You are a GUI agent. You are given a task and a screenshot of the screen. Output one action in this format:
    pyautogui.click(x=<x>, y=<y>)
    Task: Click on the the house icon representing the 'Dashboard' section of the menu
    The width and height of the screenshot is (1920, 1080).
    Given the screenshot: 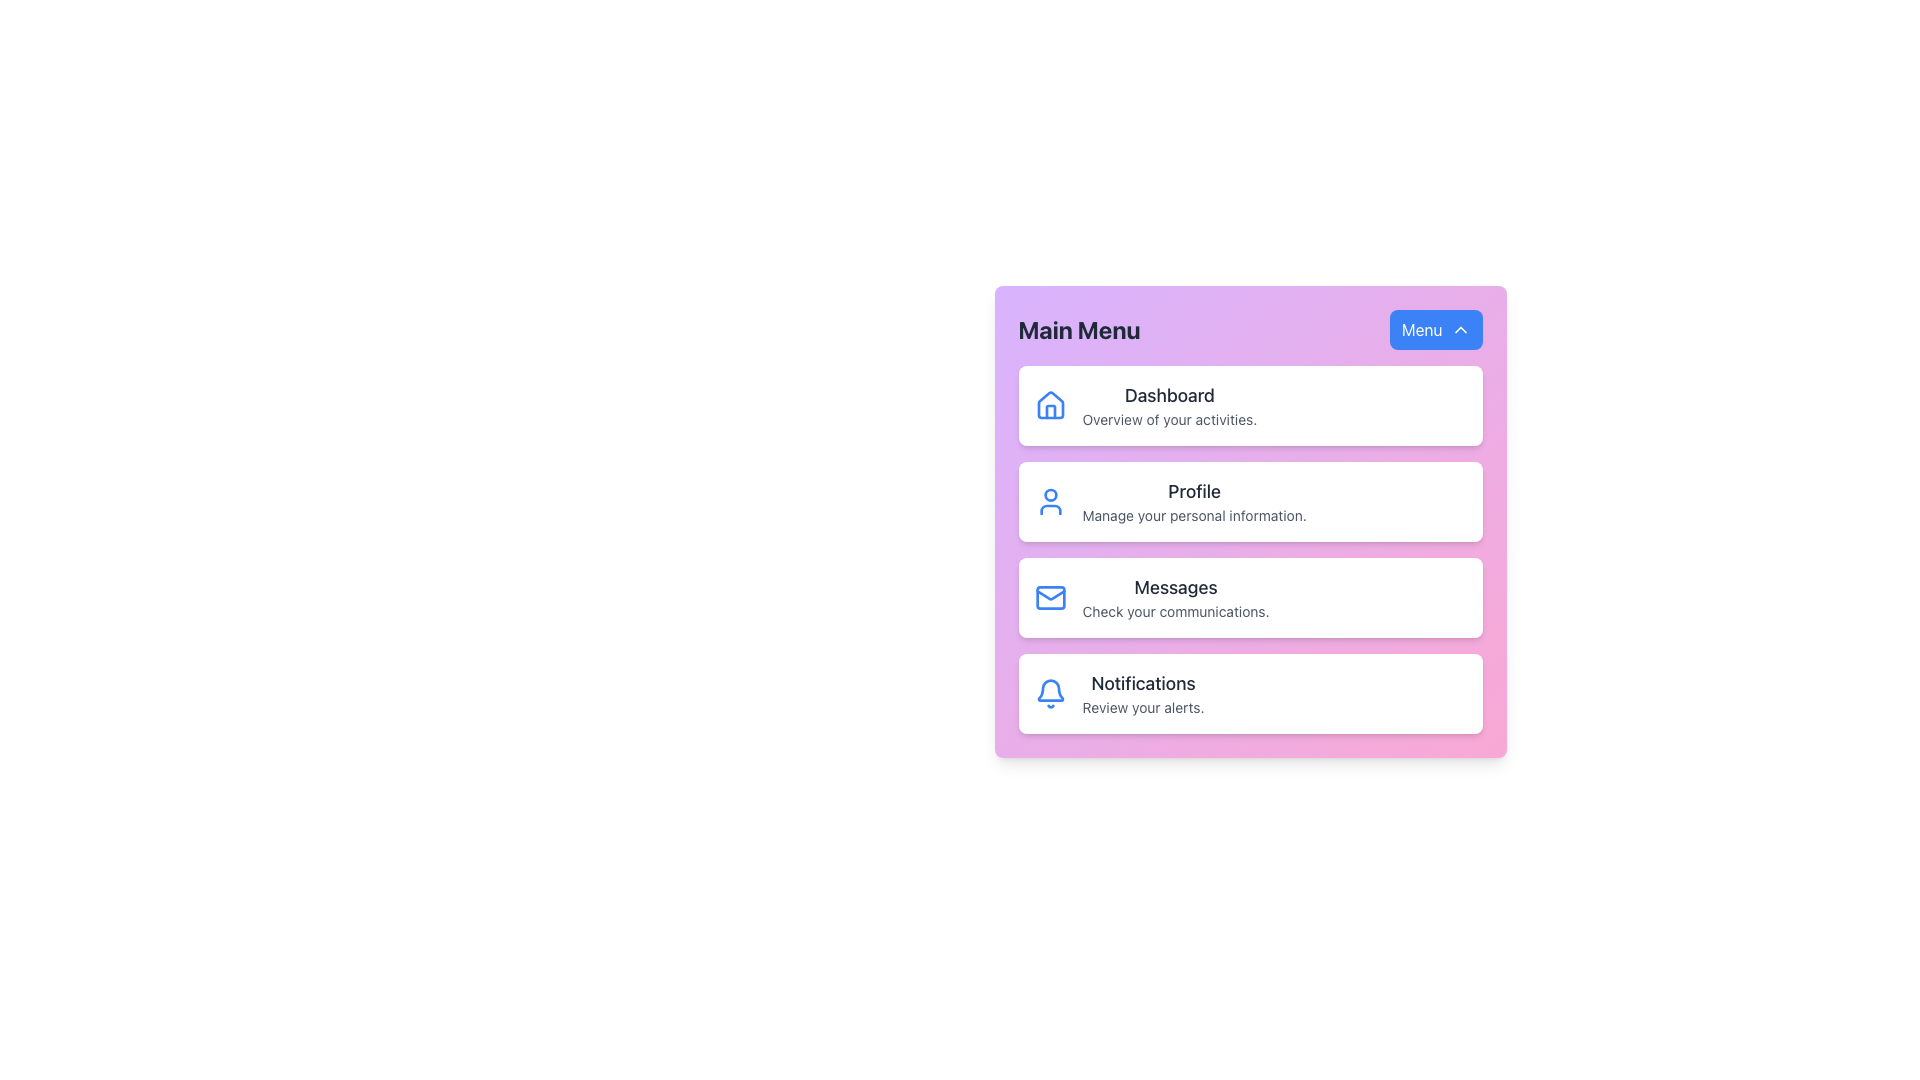 What is the action you would take?
    pyautogui.click(x=1049, y=405)
    